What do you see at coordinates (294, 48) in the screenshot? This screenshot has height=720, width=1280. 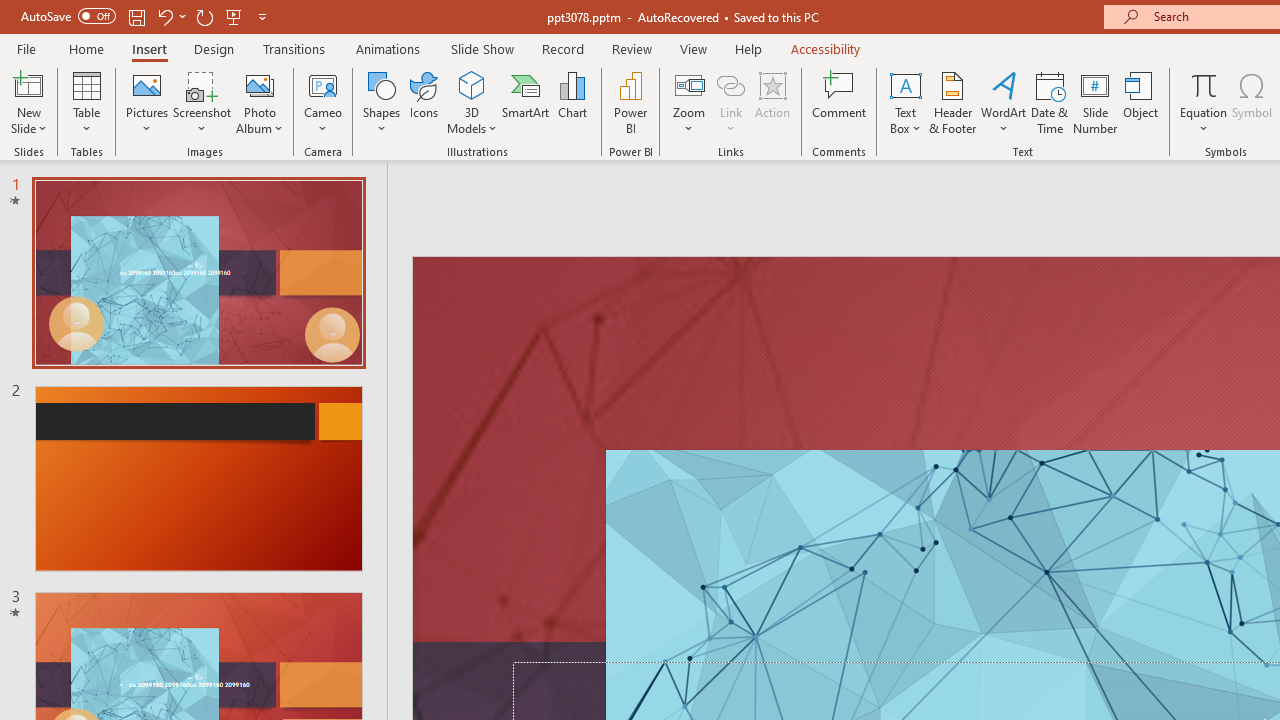 I see `'Transitions'` at bounding box center [294, 48].